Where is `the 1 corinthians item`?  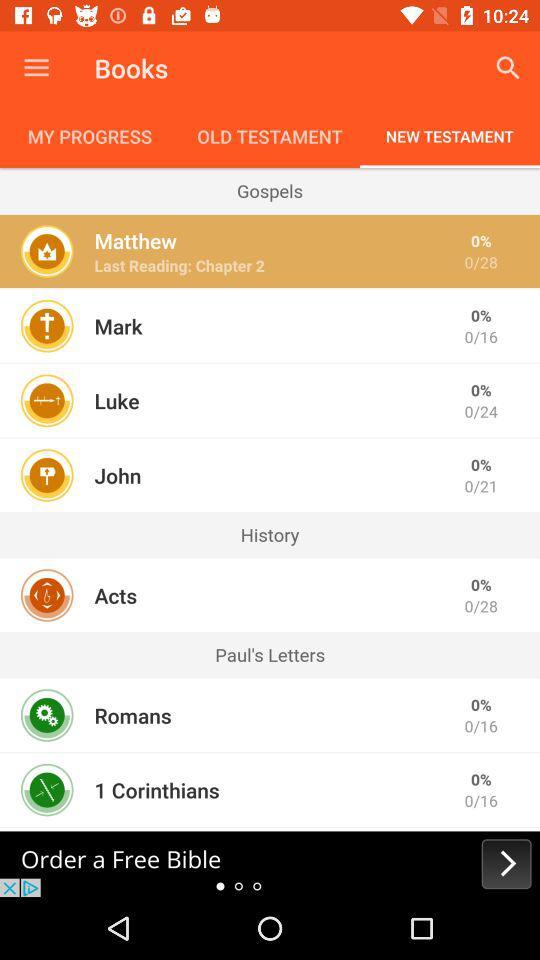 the 1 corinthians item is located at coordinates (156, 790).